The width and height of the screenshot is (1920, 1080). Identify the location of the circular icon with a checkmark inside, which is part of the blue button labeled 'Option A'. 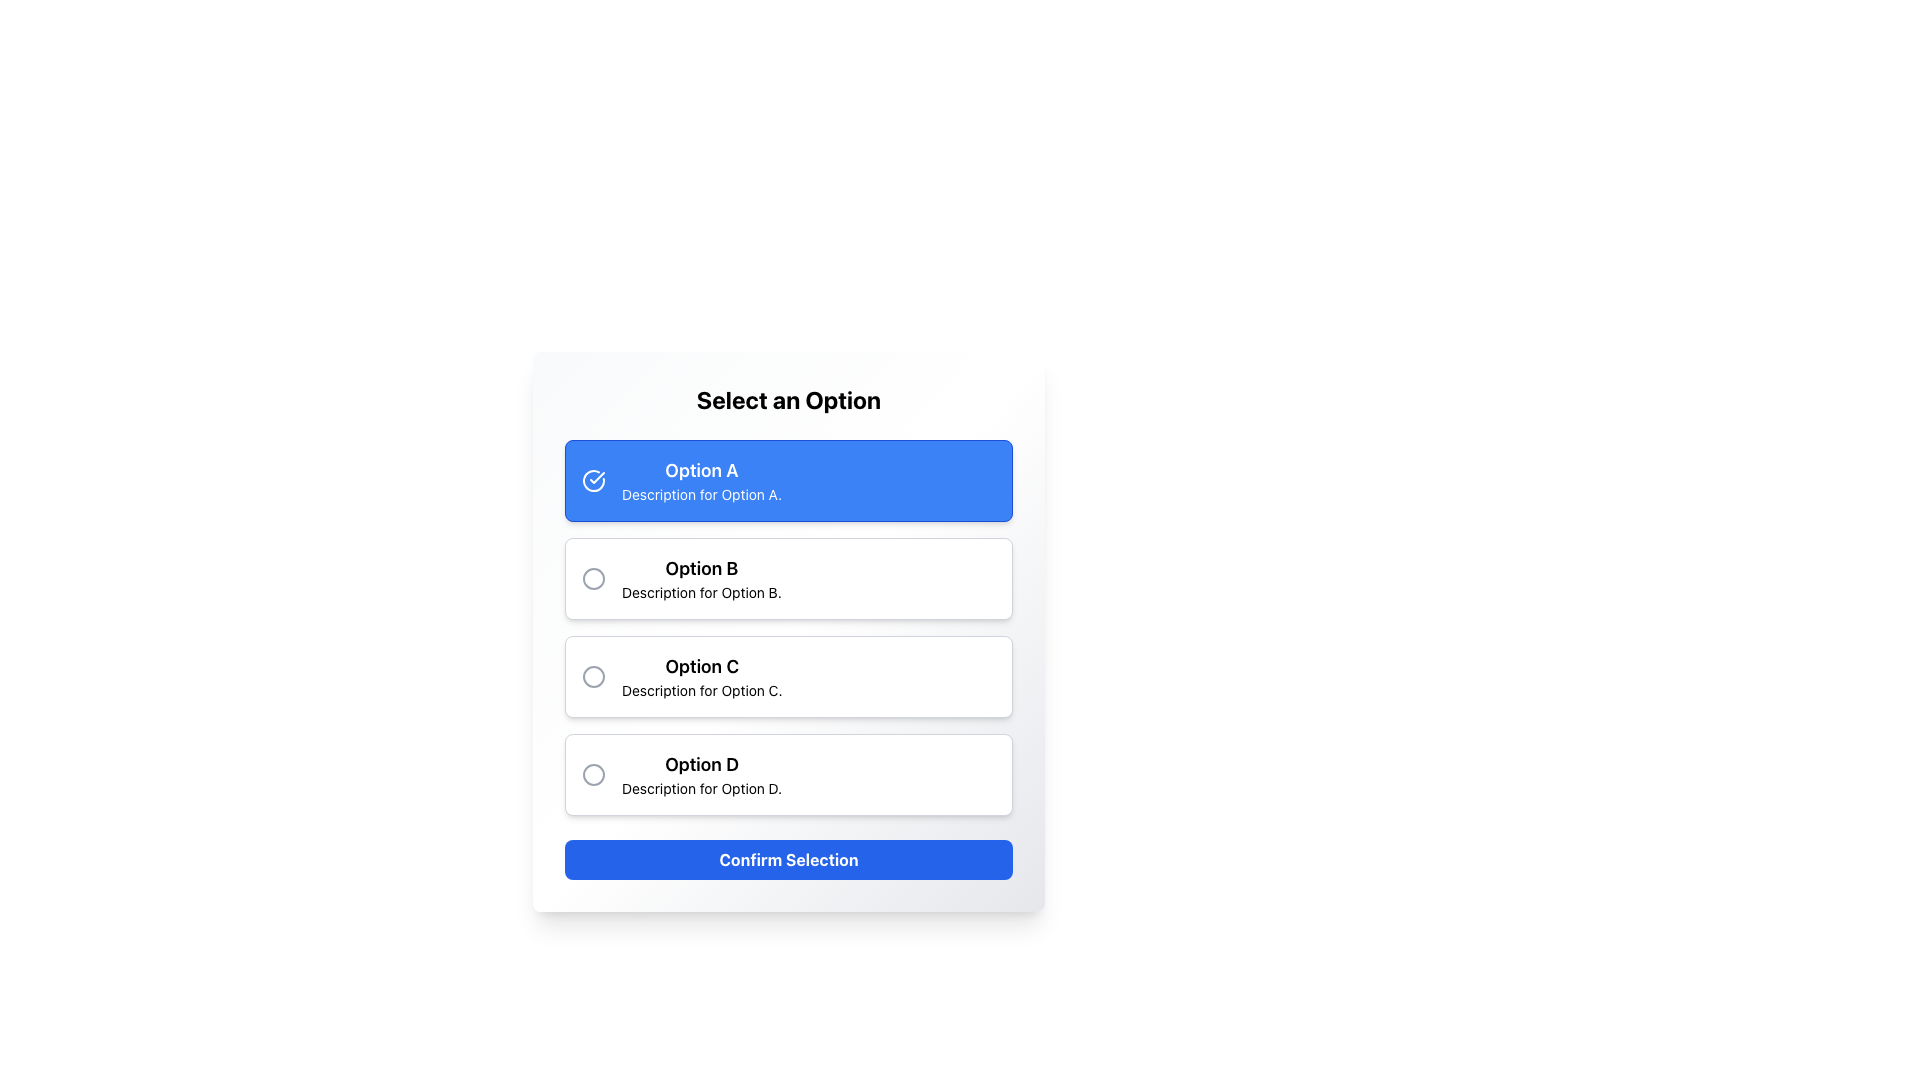
(593, 481).